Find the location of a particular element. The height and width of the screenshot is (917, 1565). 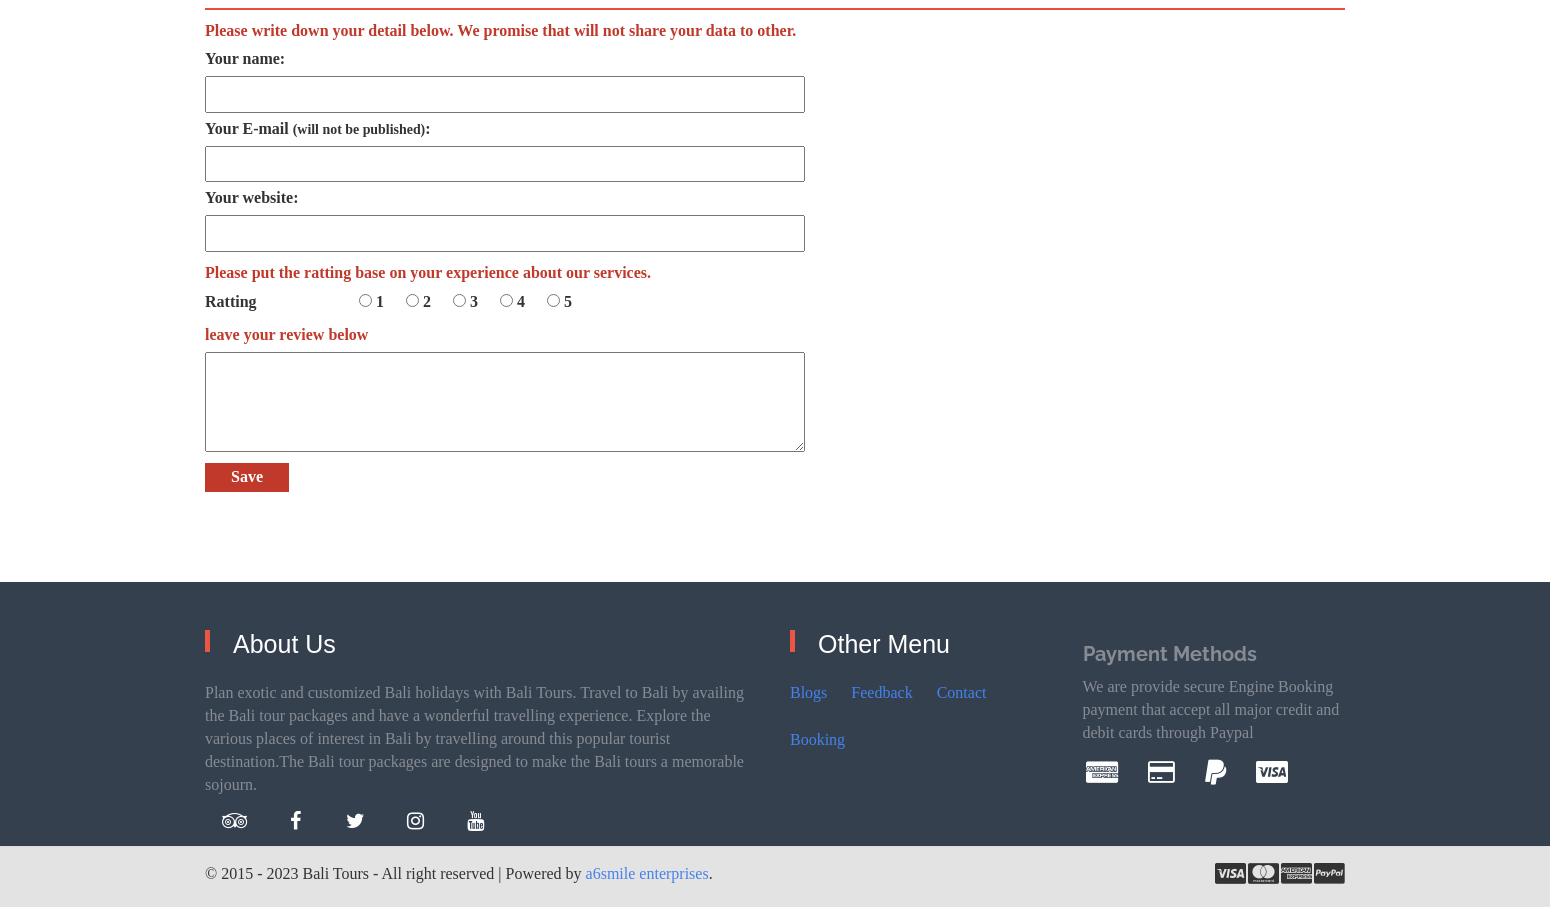

'1' is located at coordinates (378, 300).